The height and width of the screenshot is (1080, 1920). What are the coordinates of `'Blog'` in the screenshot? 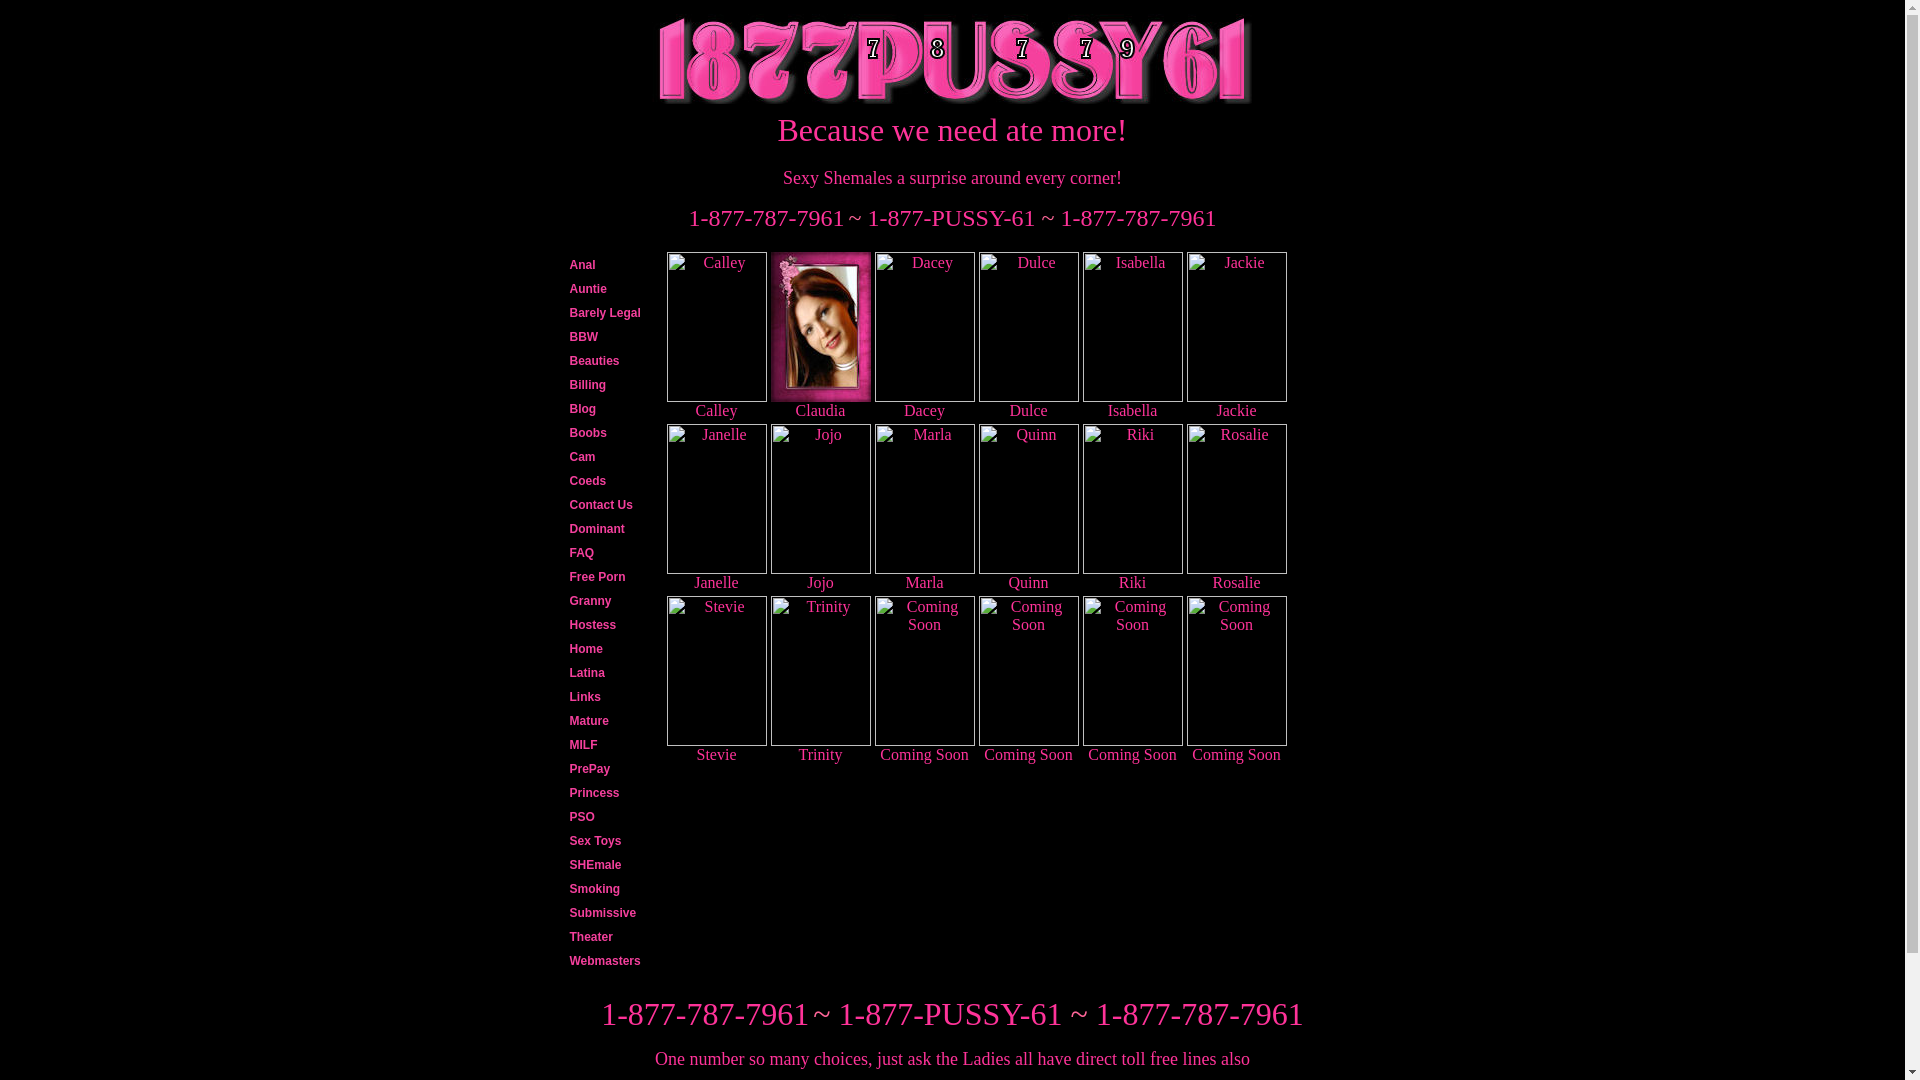 It's located at (560, 407).